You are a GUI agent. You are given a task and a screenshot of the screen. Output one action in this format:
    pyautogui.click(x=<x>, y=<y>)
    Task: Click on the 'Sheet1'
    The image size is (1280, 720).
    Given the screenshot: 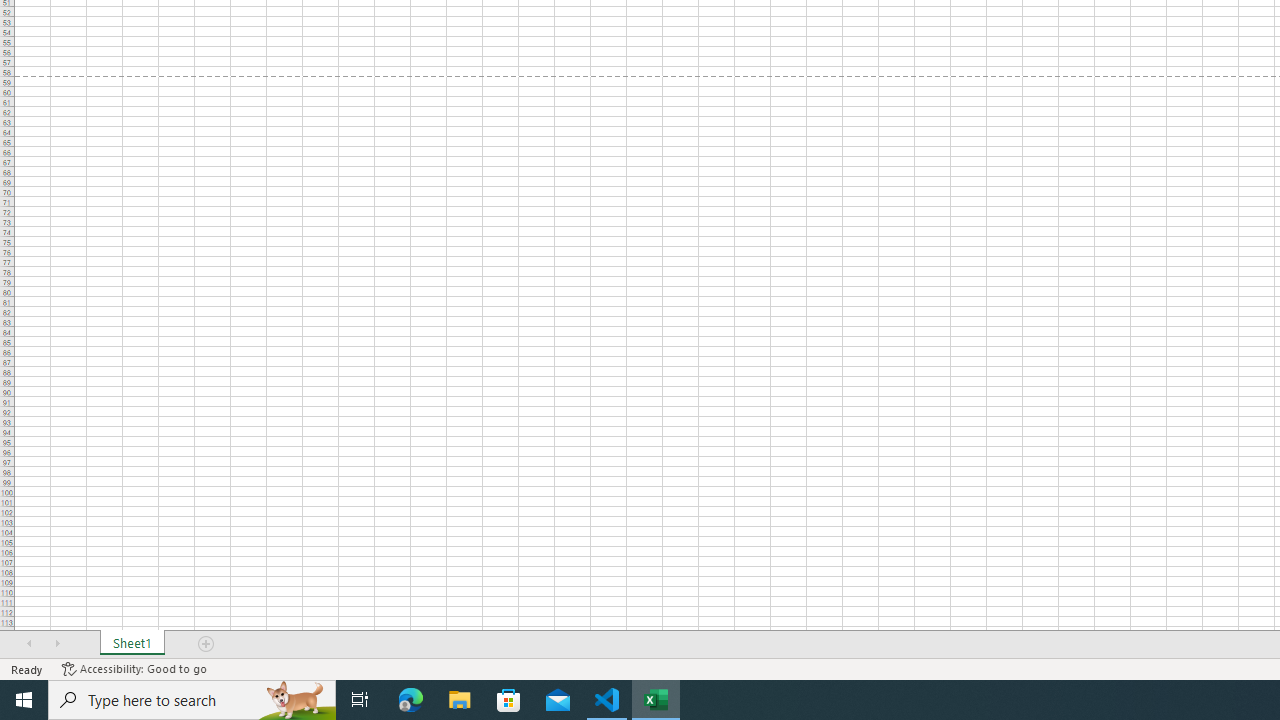 What is the action you would take?
    pyautogui.click(x=131, y=644)
    